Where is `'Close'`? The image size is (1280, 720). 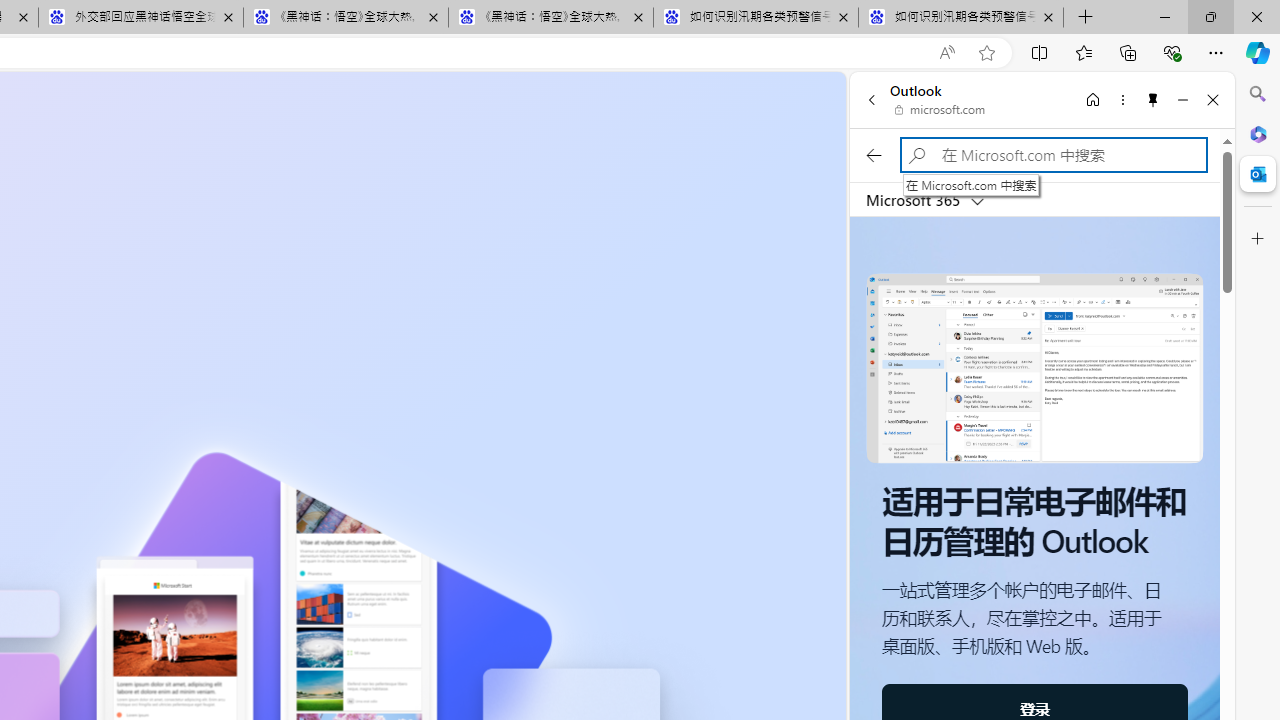 'Close' is located at coordinates (1212, 99).